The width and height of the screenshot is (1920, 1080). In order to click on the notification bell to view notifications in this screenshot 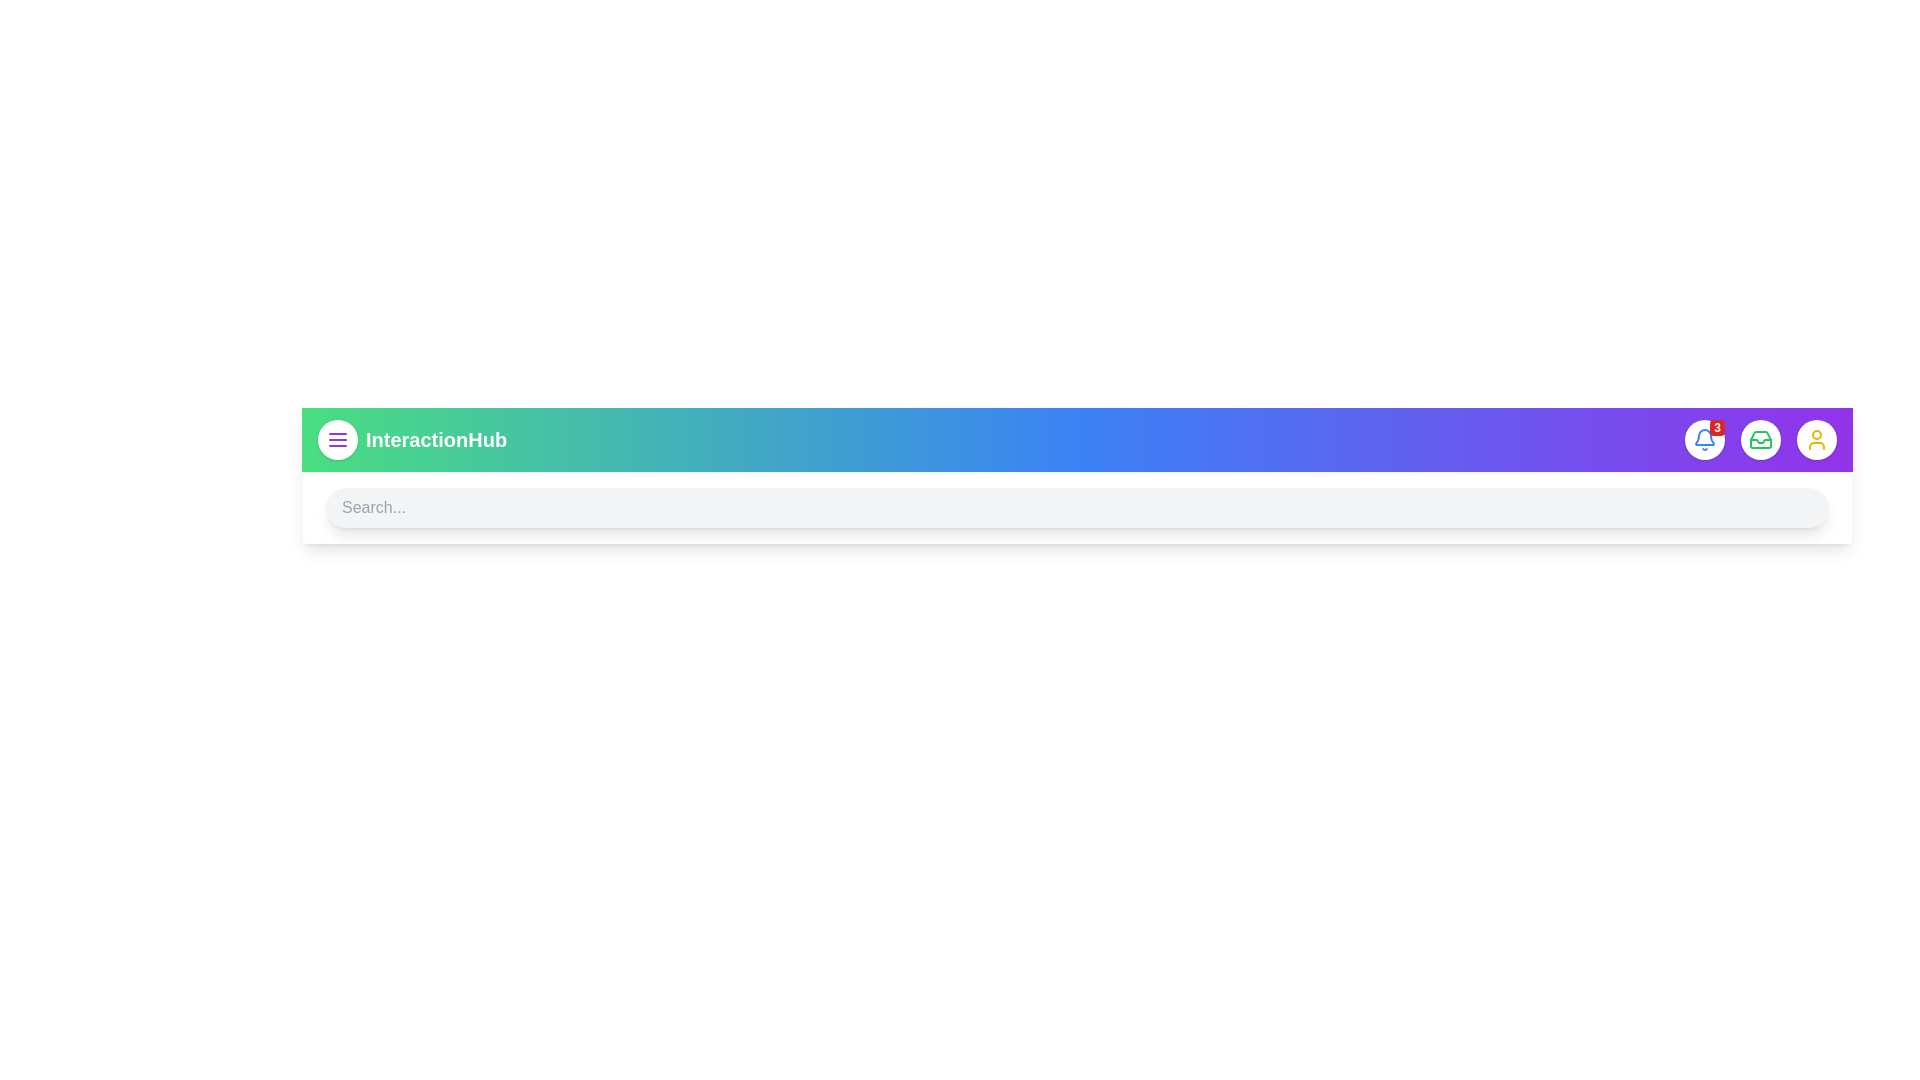, I will do `click(1703, 438)`.